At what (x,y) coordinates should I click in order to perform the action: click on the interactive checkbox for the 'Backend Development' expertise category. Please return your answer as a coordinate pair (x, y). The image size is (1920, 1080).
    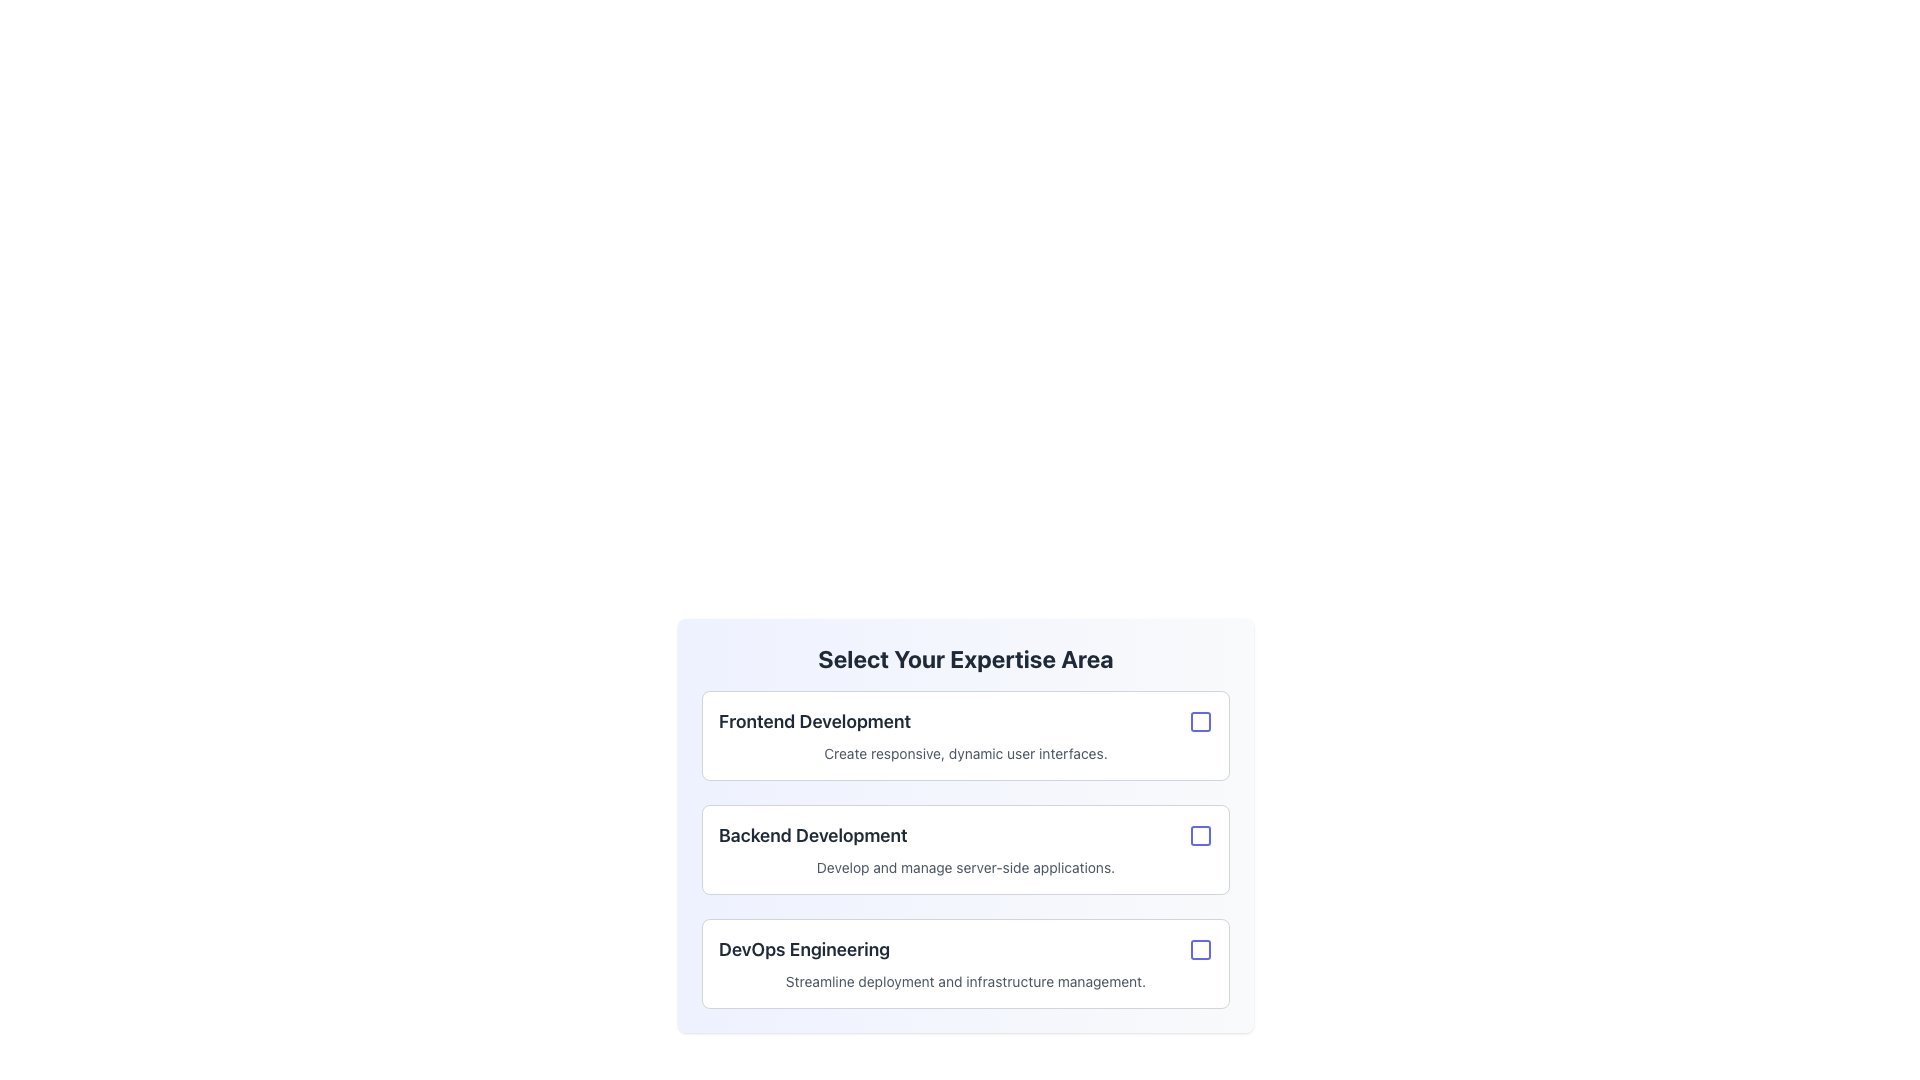
    Looking at the image, I should click on (1200, 836).